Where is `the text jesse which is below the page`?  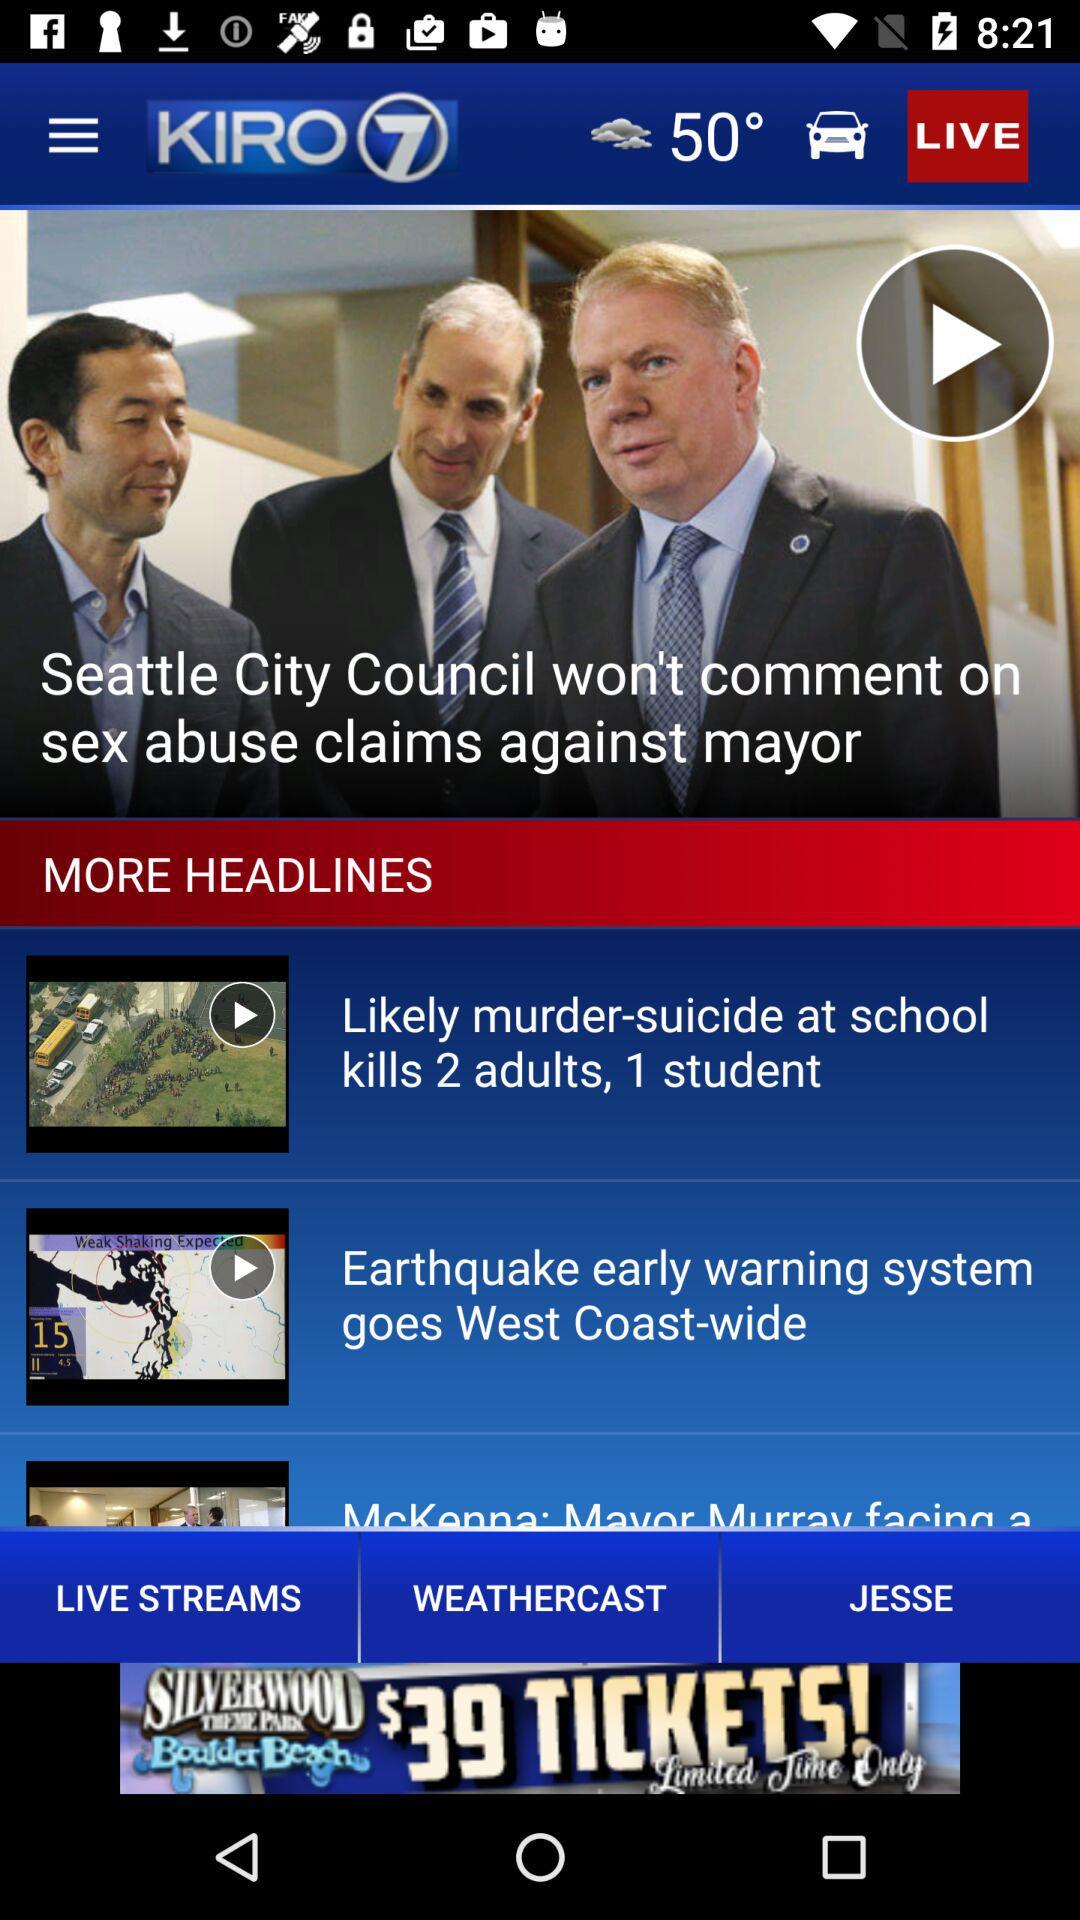 the text jesse which is below the page is located at coordinates (901, 1596).